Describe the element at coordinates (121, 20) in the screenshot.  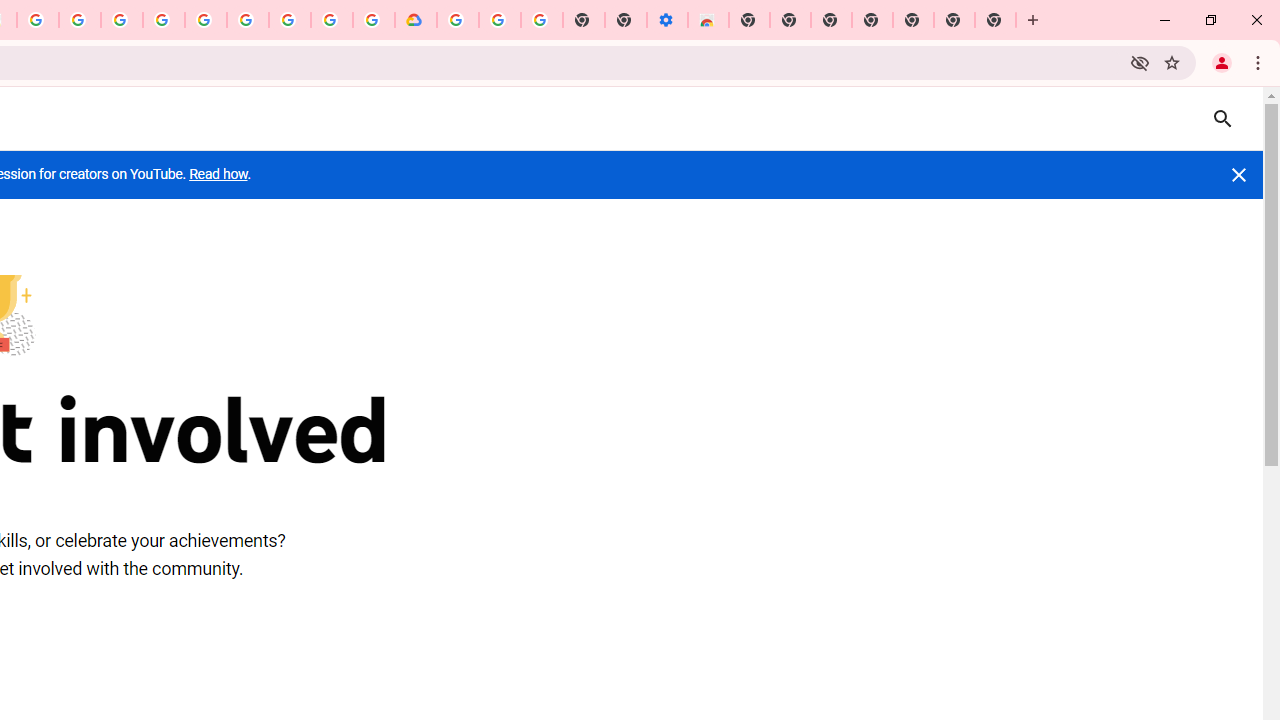
I see `'Ad Settings'` at that location.